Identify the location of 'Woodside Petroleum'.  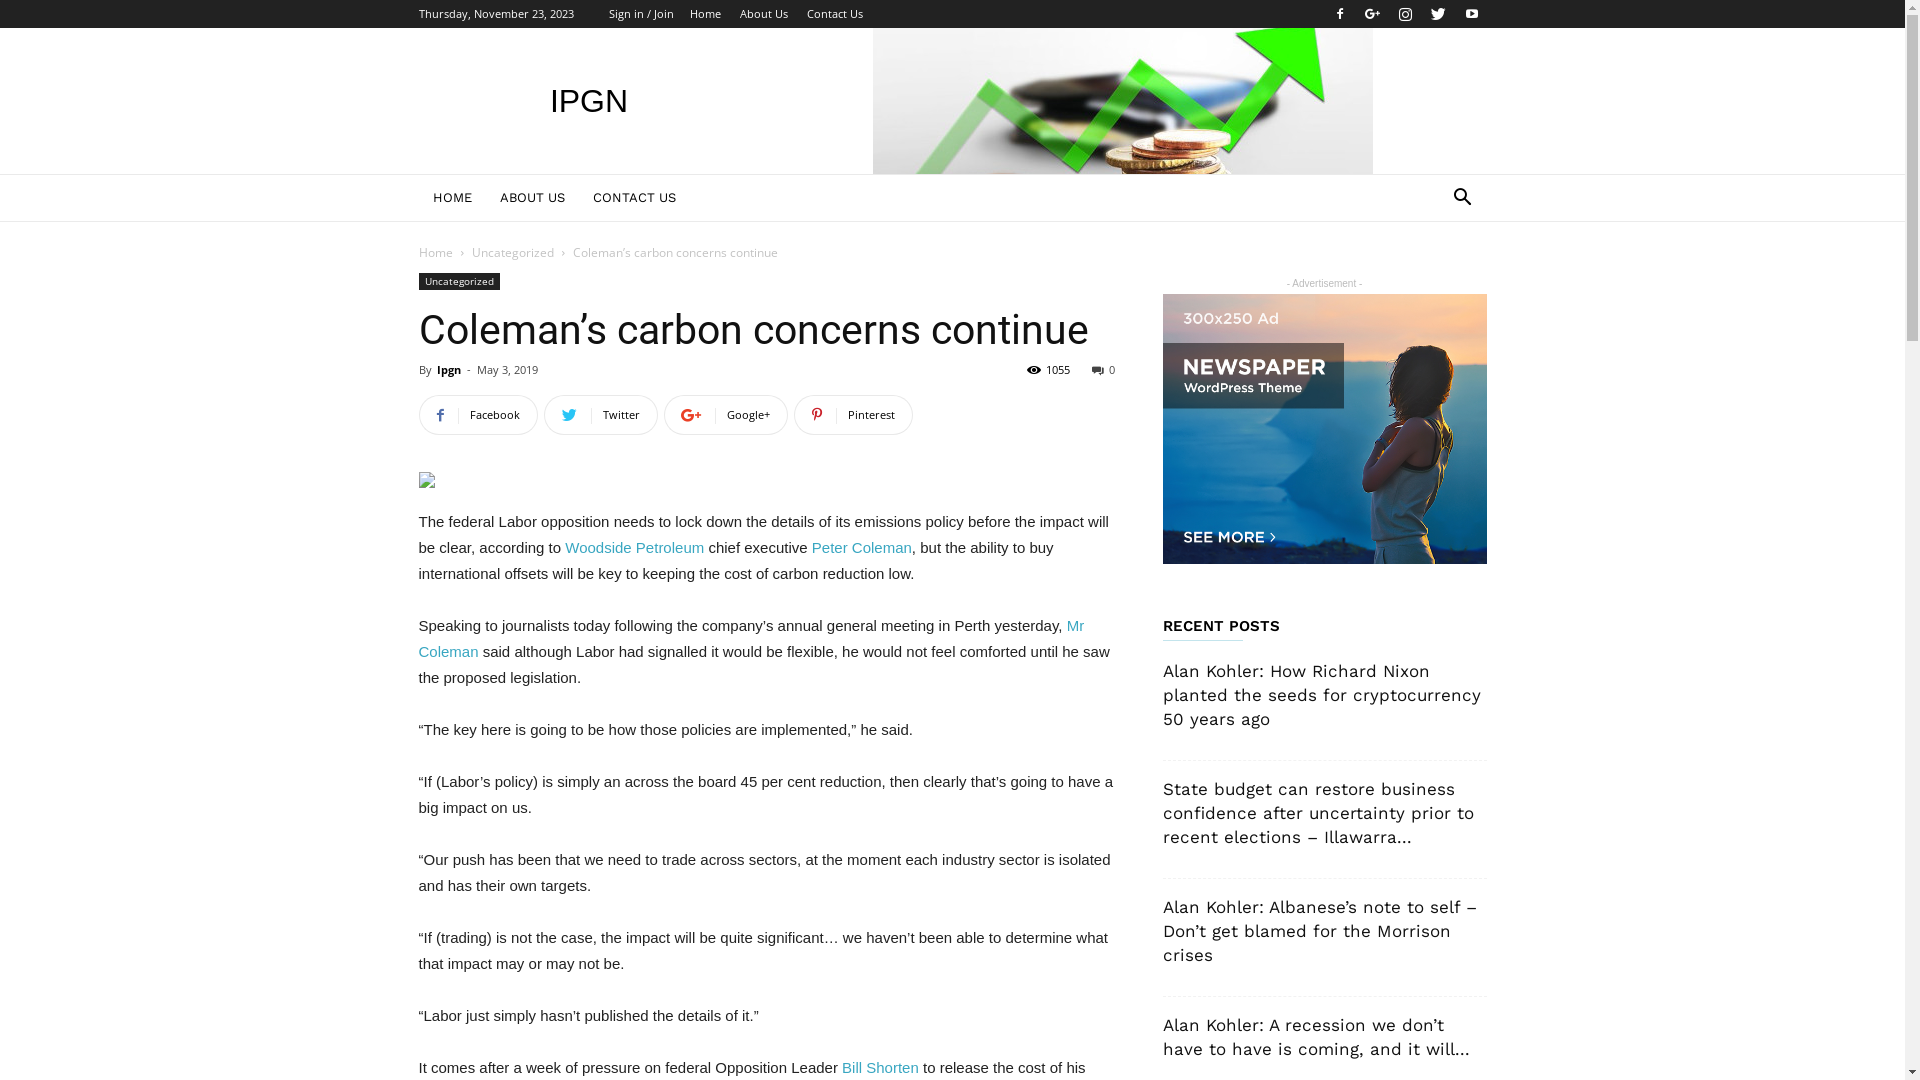
(564, 547).